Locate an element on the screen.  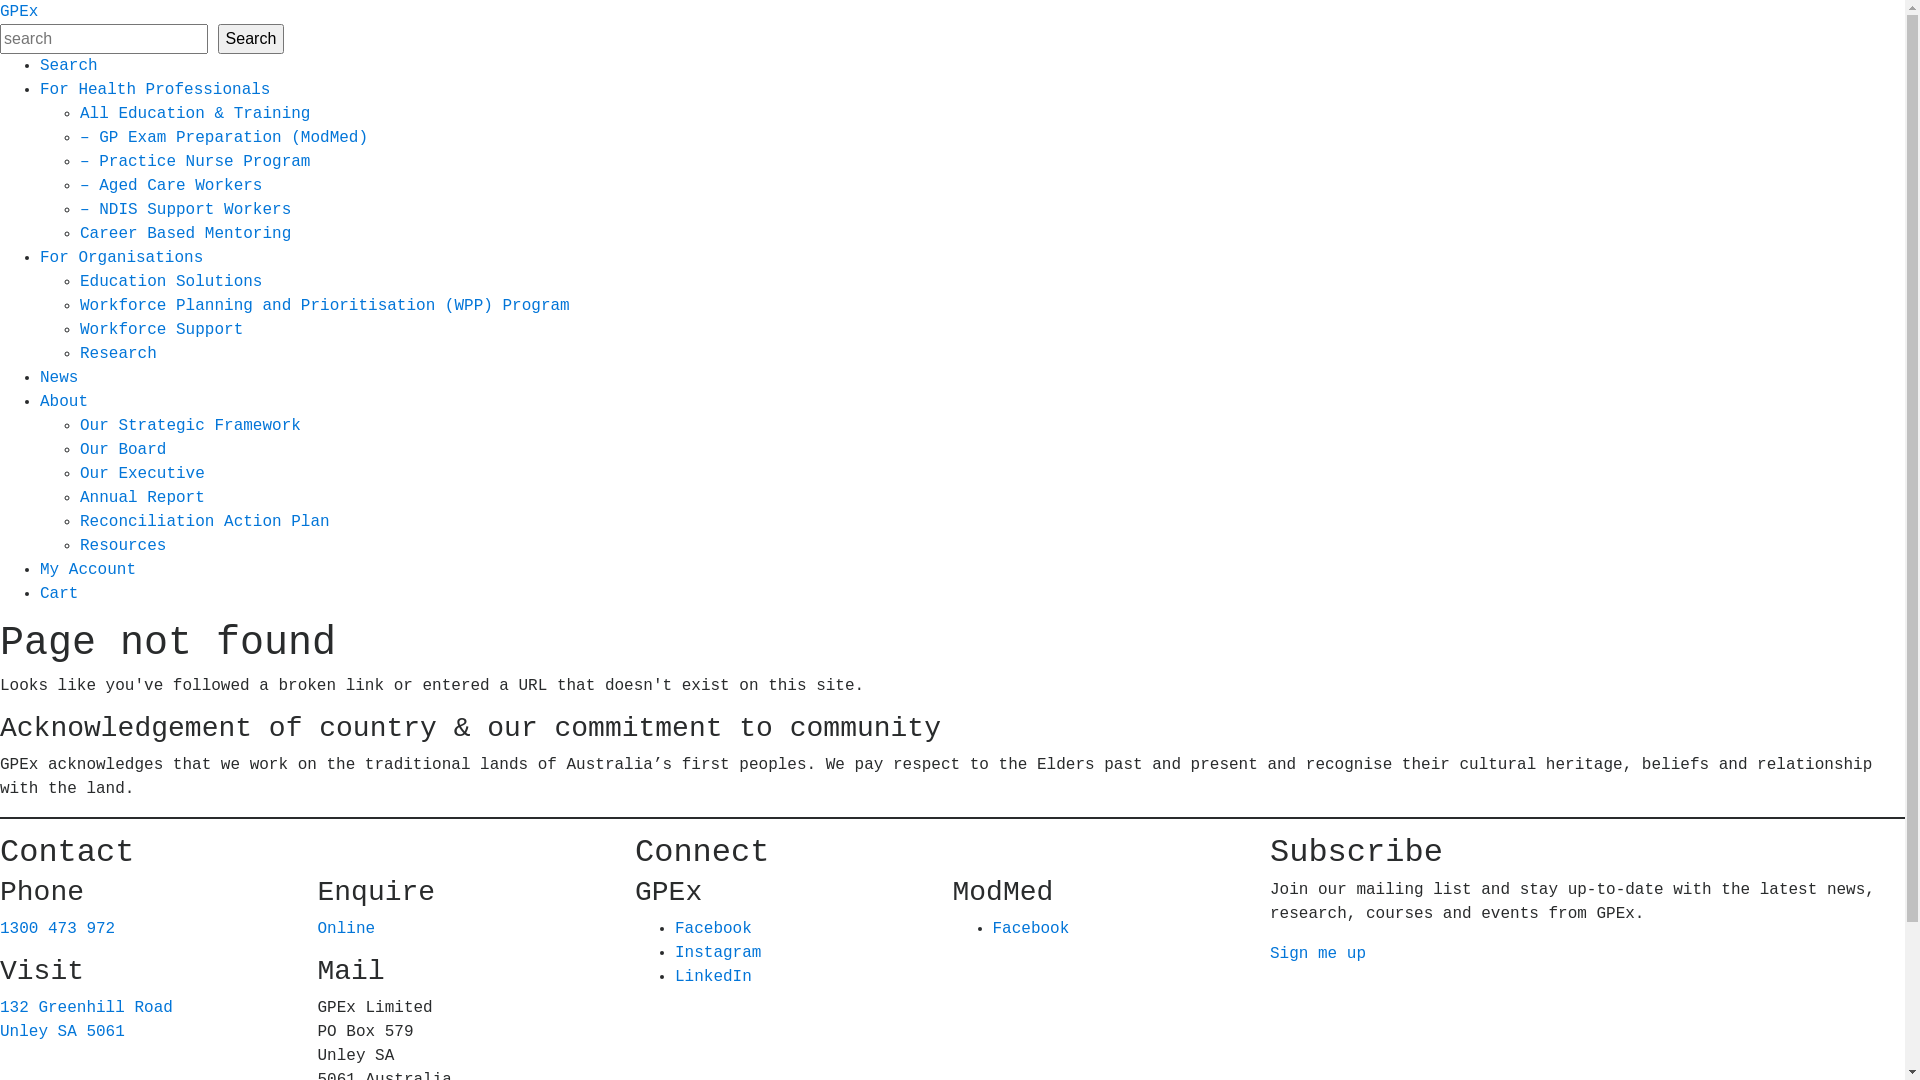
'Facebook' is located at coordinates (713, 929).